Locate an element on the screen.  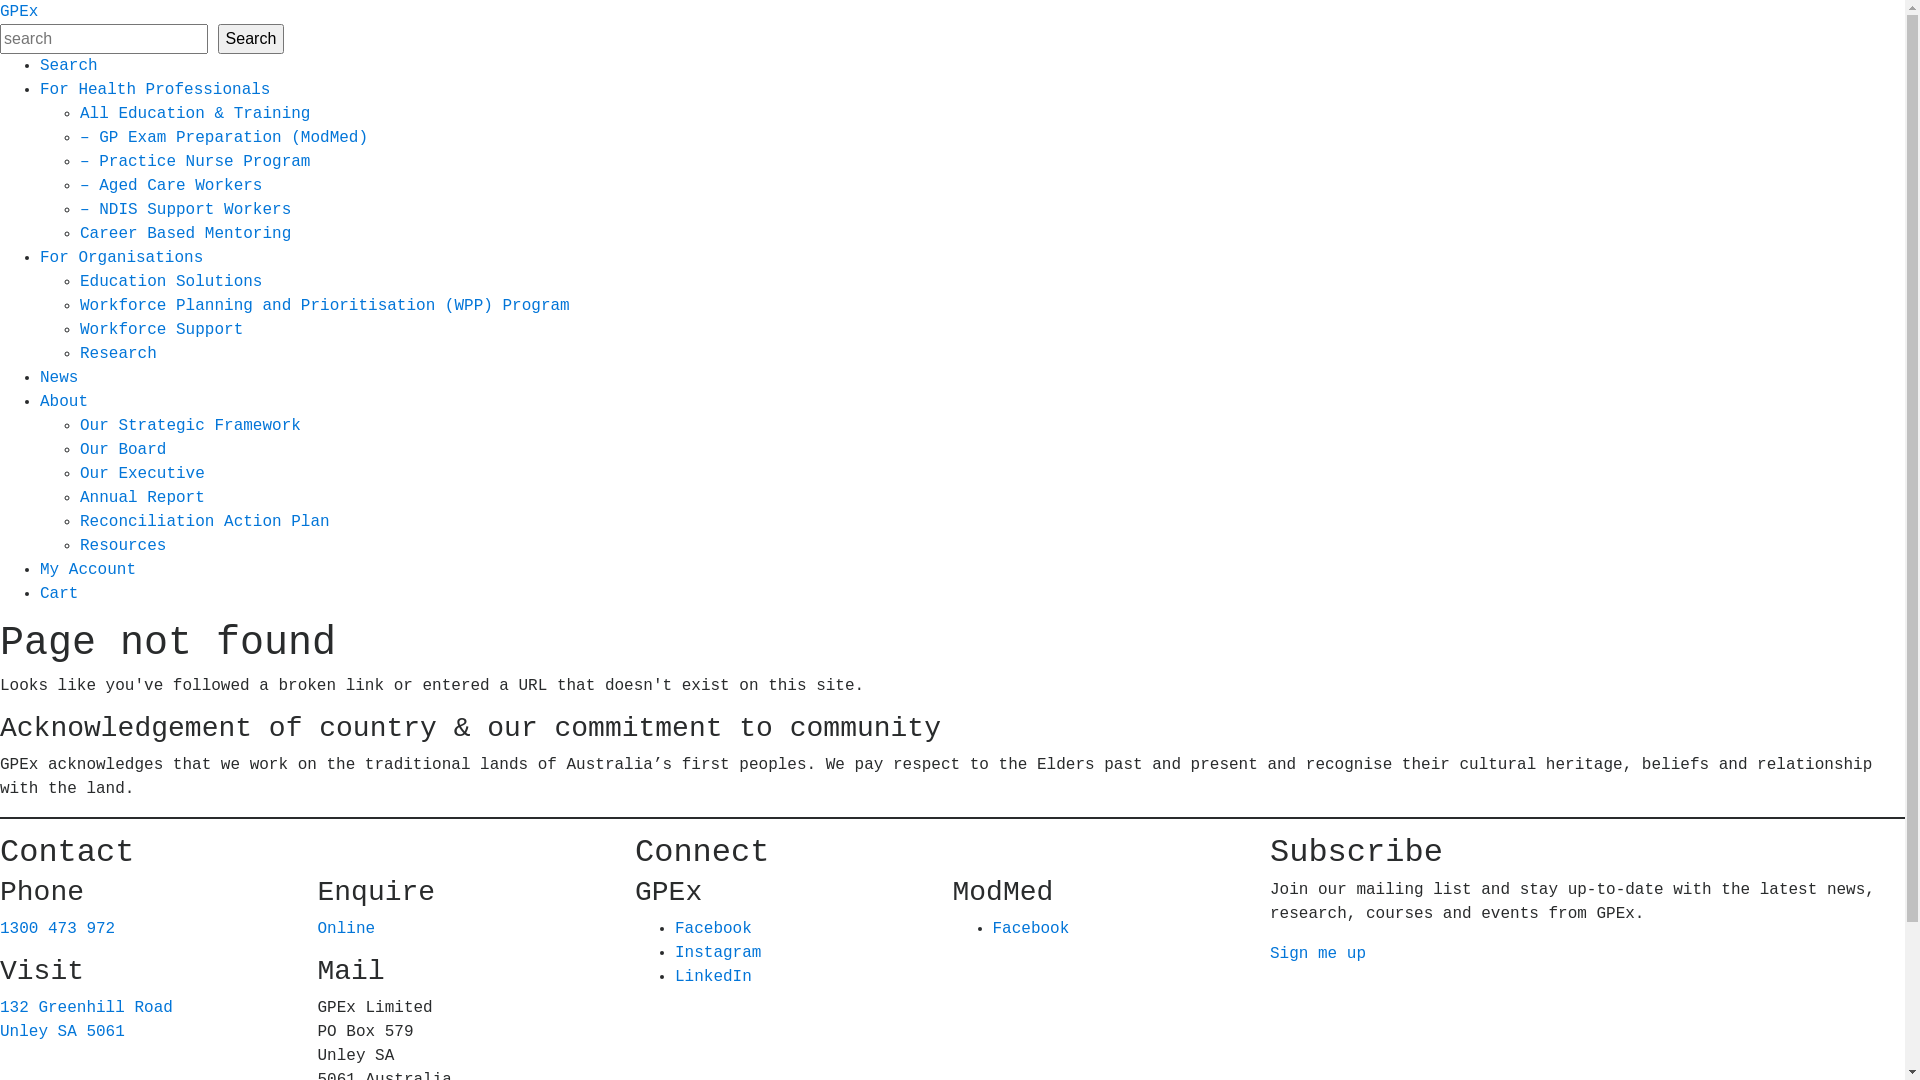
'Facebook' is located at coordinates (713, 929).